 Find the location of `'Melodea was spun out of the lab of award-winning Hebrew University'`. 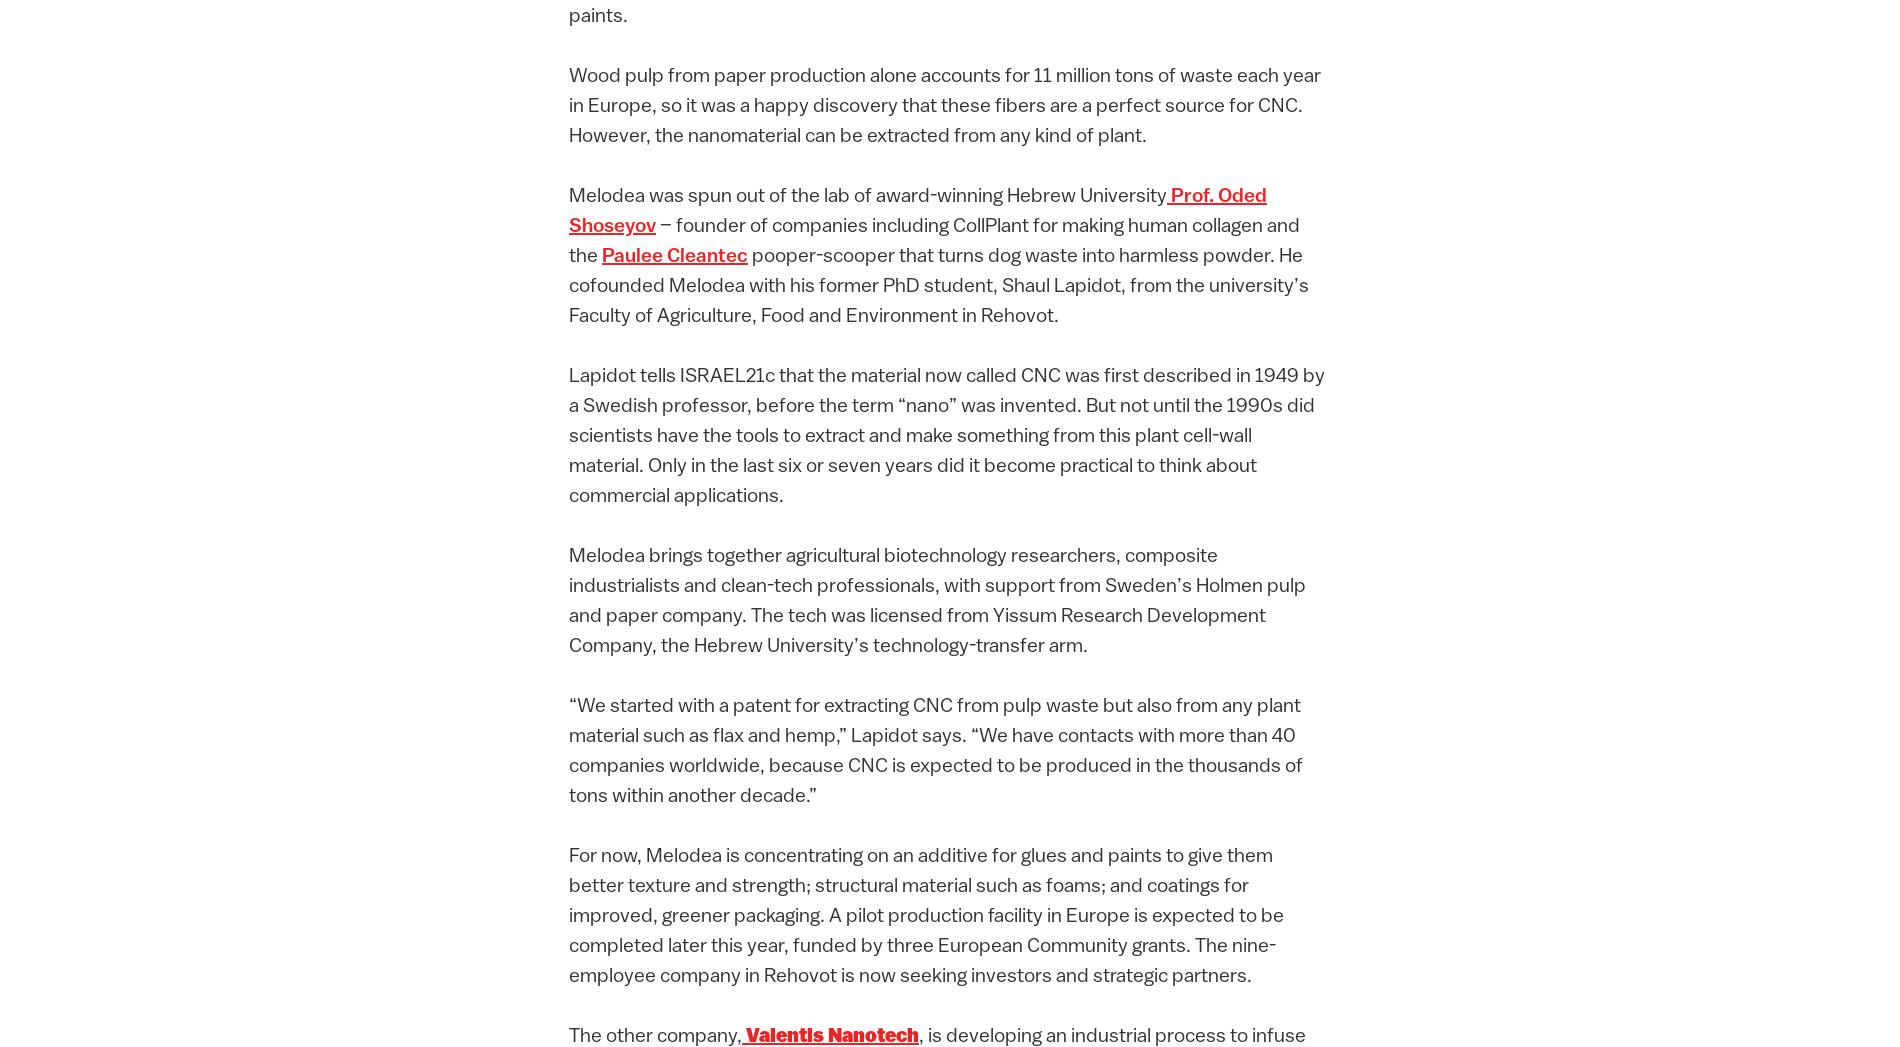

'Melodea was spun out of the lab of award-winning Hebrew University' is located at coordinates (866, 196).